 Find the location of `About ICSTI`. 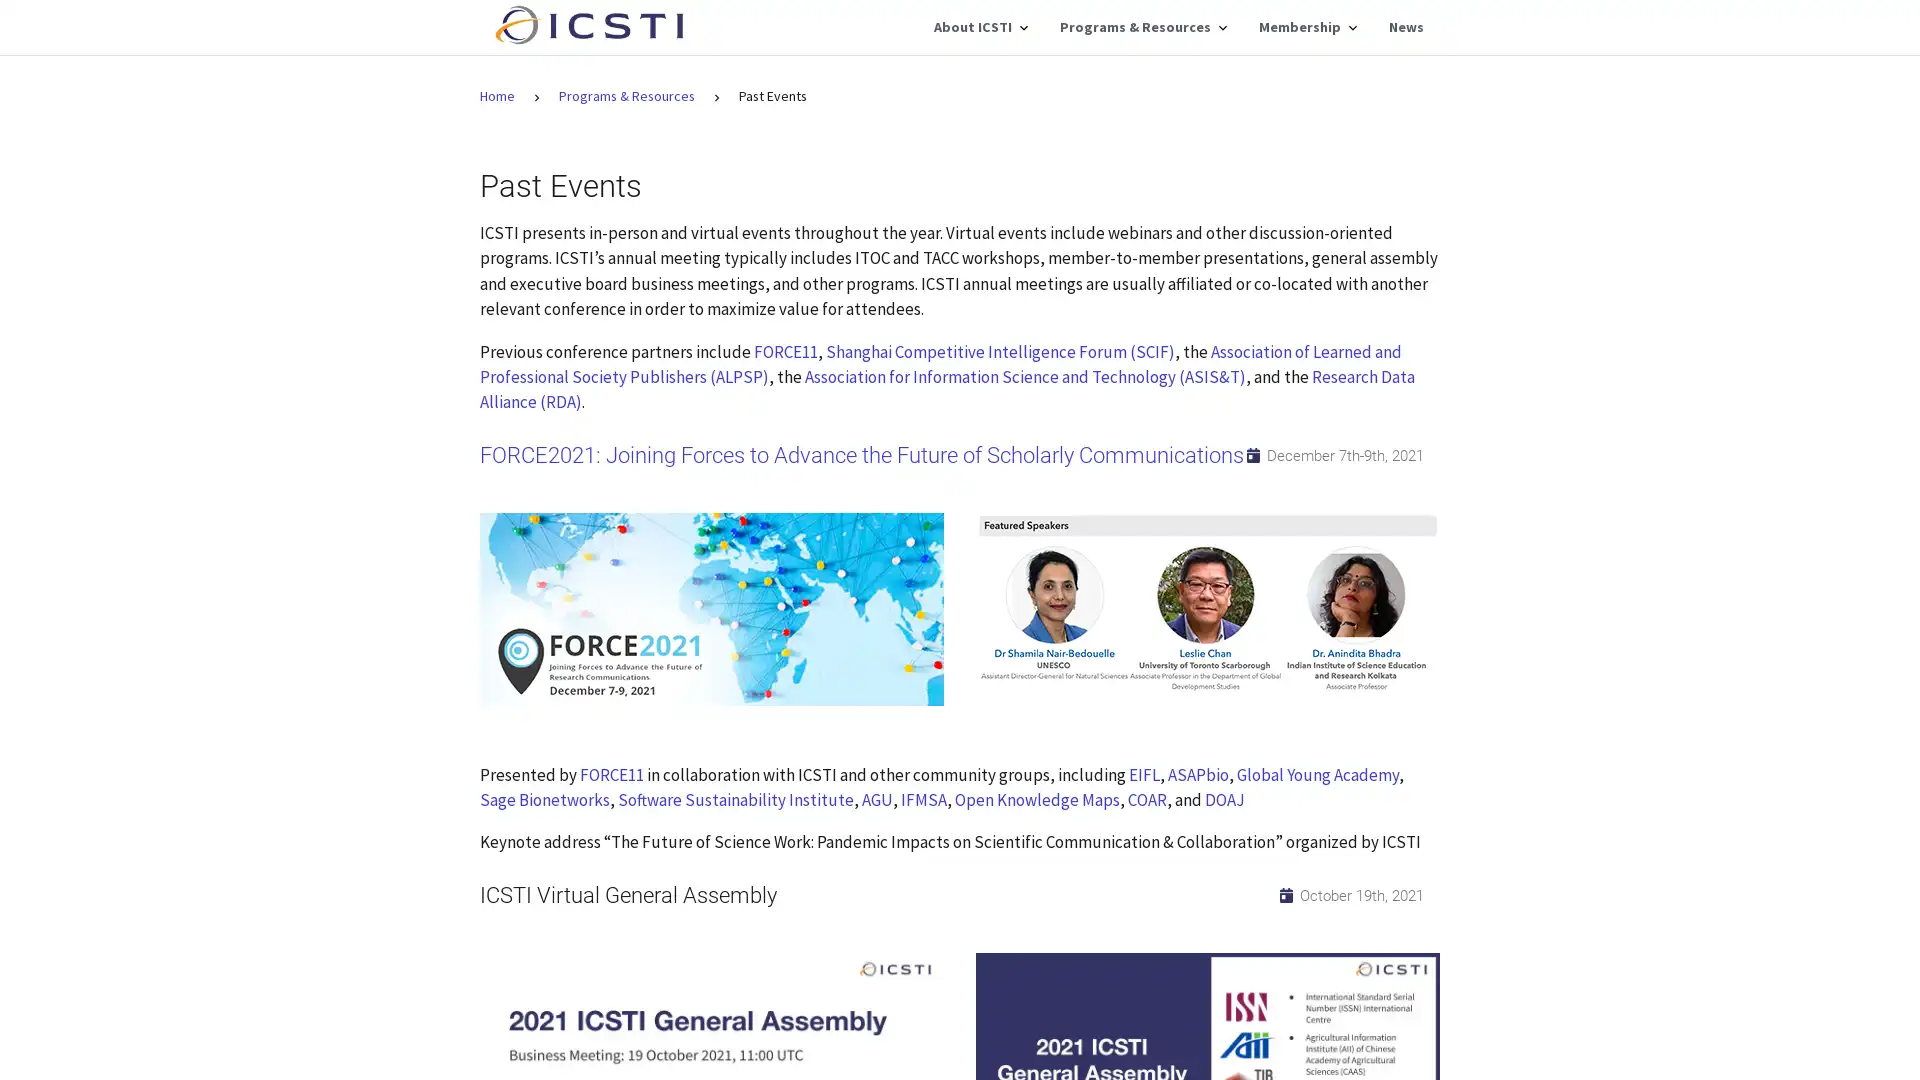

About ICSTI is located at coordinates (980, 27).